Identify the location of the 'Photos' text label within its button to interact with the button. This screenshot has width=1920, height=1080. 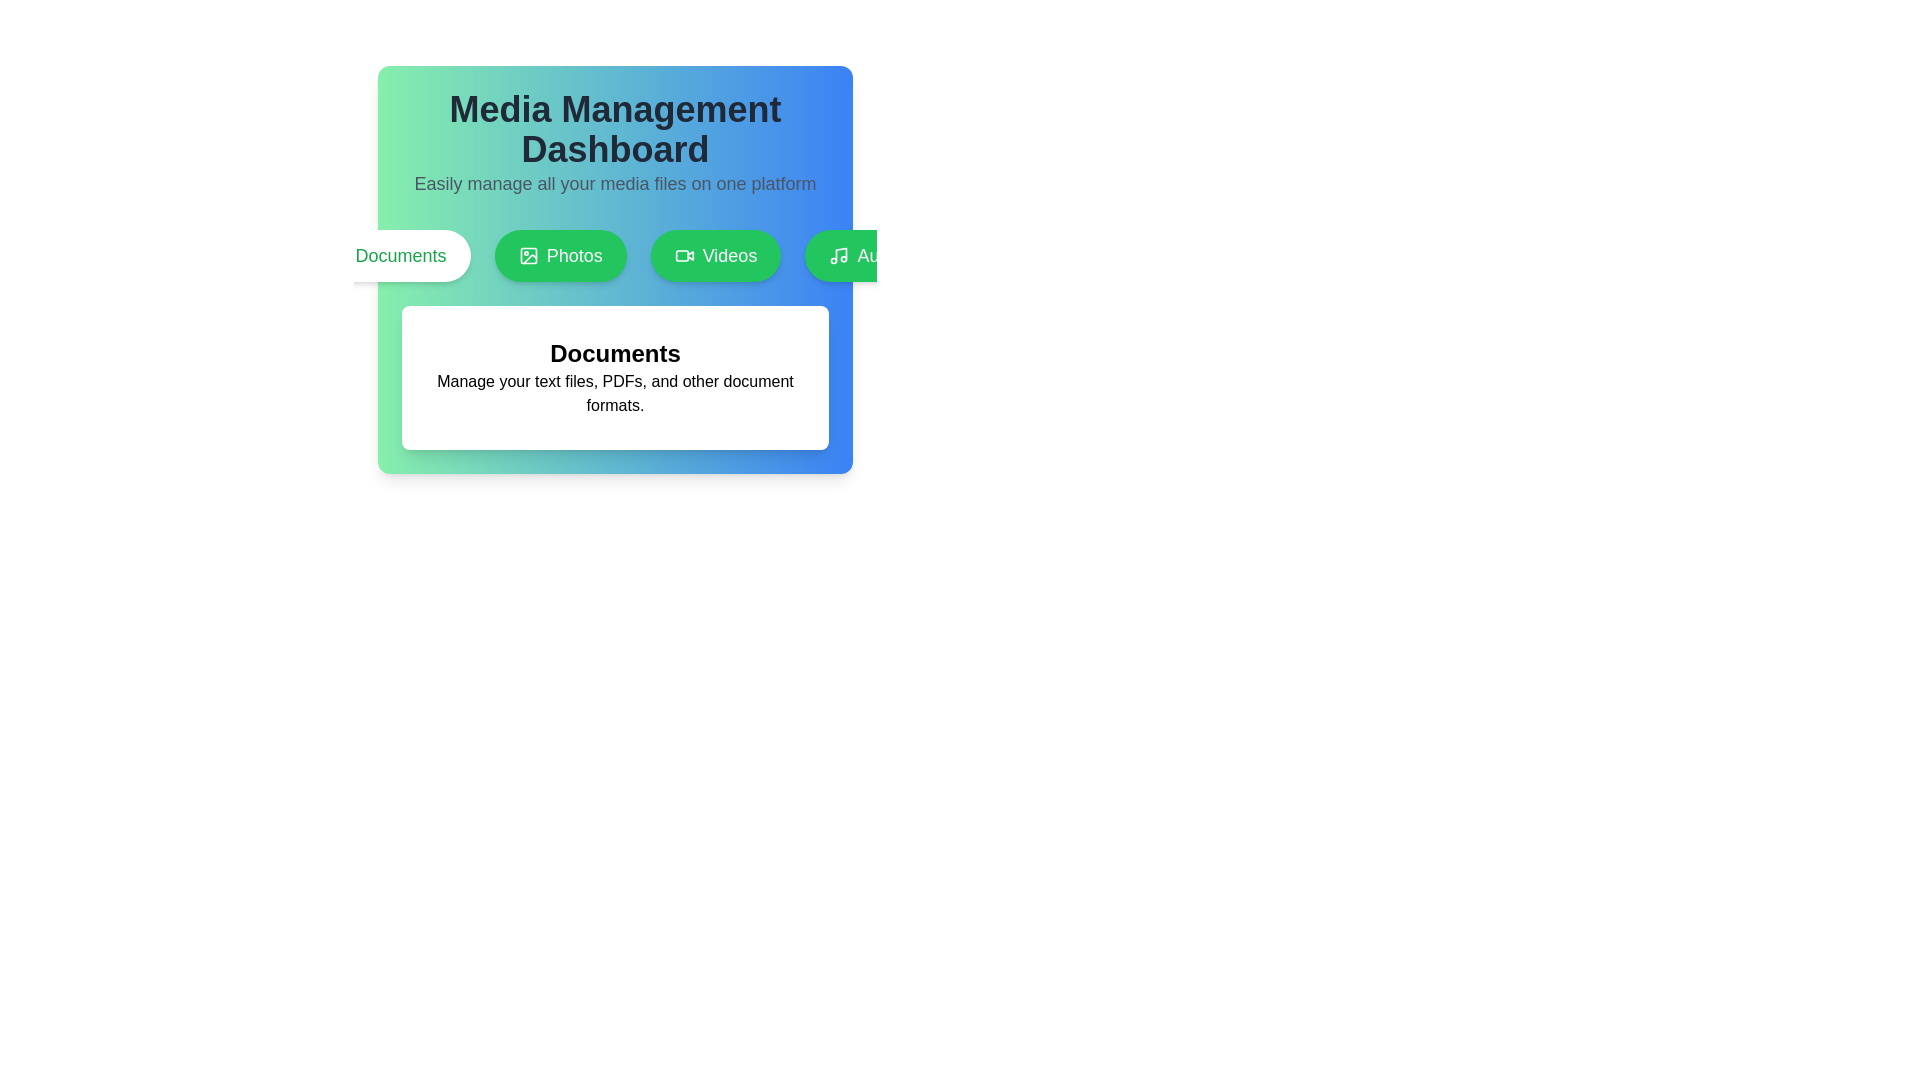
(573, 254).